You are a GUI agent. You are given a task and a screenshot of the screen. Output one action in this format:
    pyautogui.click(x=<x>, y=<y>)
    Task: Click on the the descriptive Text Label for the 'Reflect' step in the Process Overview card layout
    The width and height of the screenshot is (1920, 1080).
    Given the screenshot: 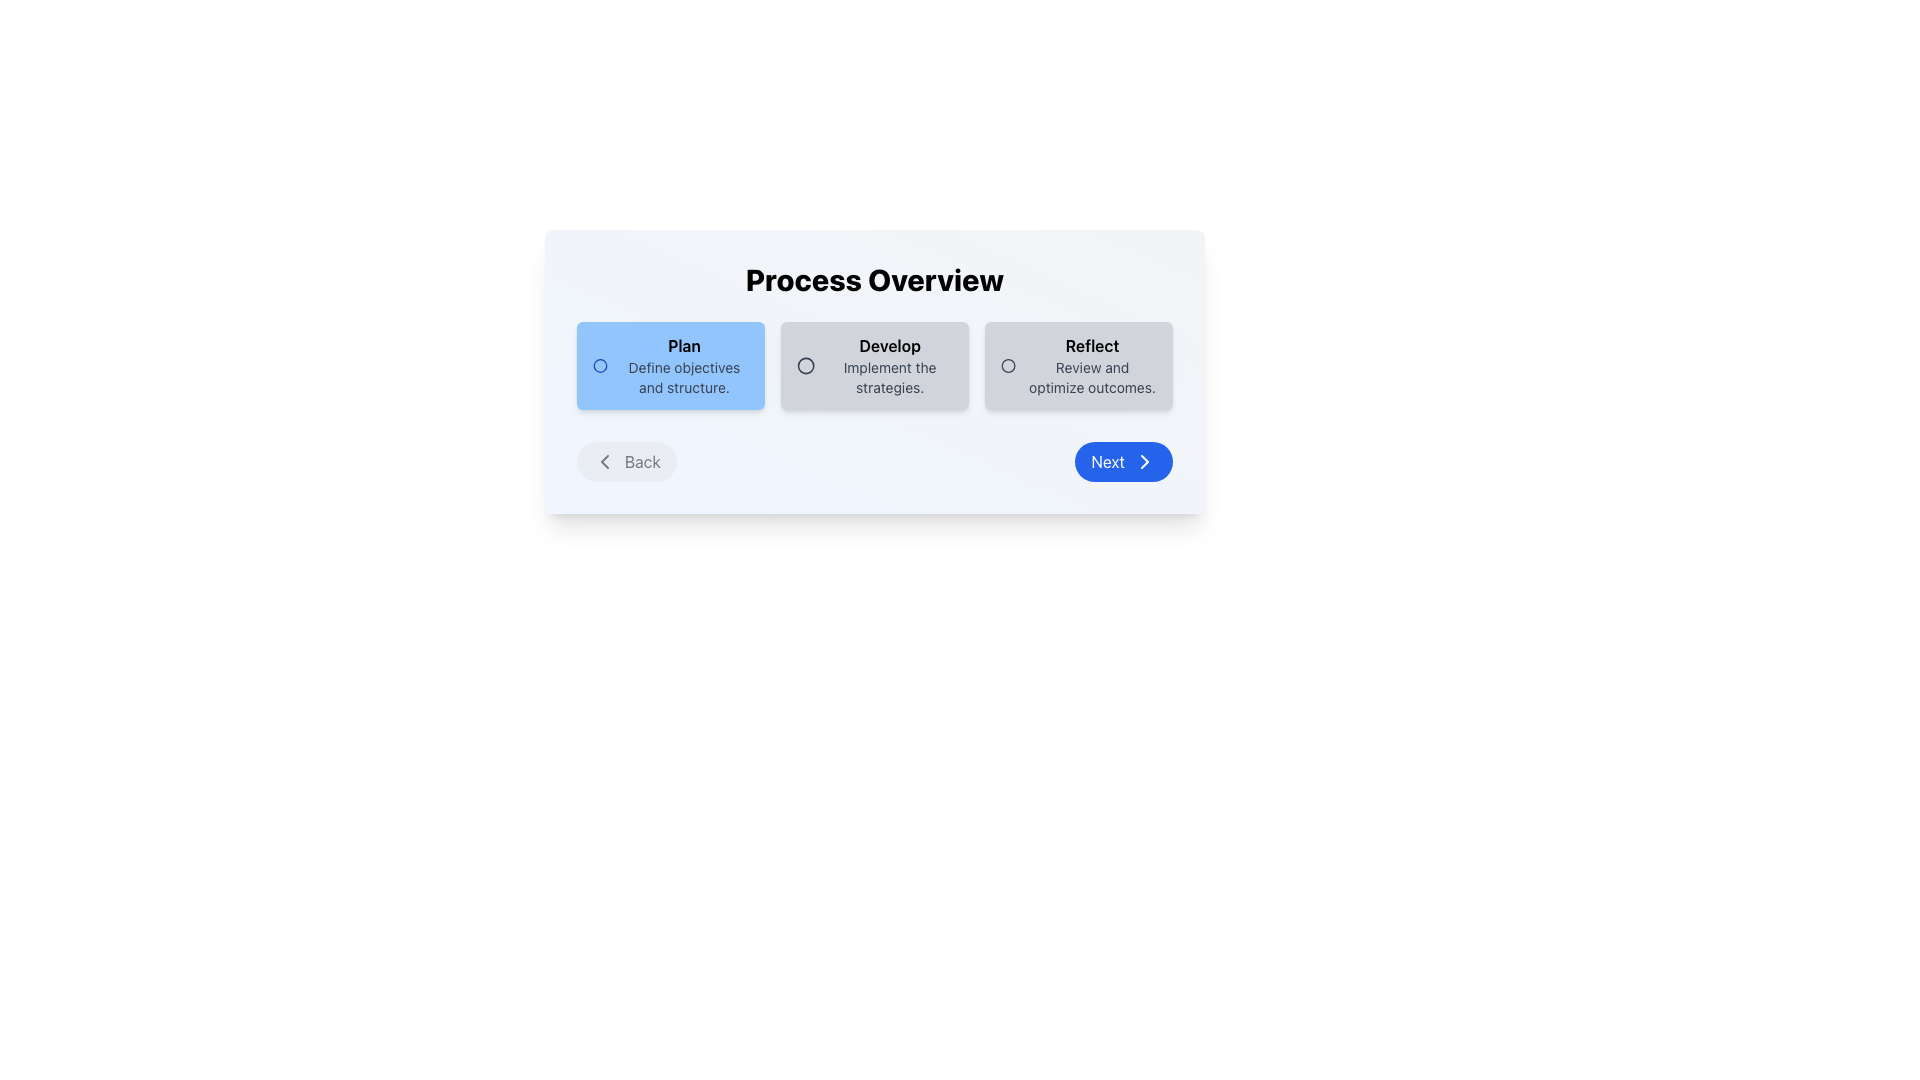 What is the action you would take?
    pyautogui.click(x=1091, y=378)
    